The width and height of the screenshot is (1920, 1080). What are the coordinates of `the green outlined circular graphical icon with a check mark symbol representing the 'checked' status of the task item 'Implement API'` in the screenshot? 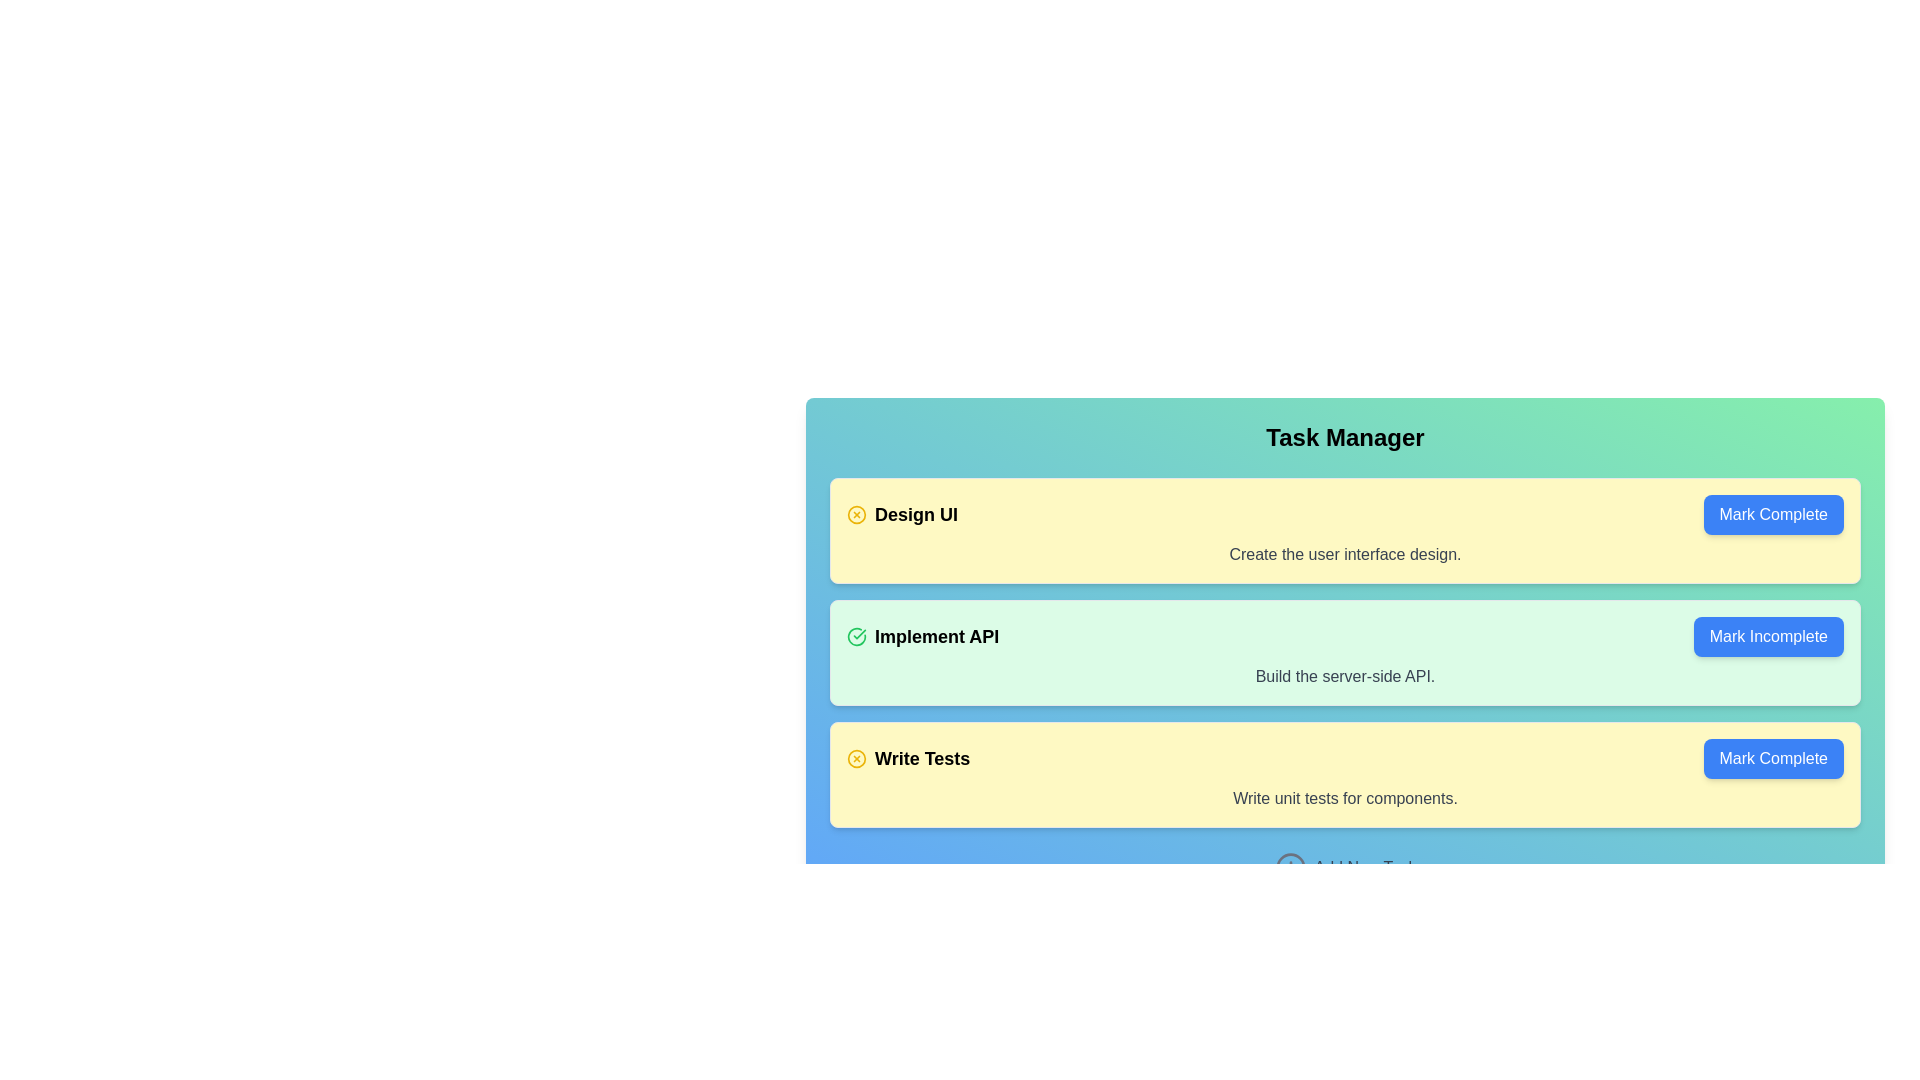 It's located at (857, 636).